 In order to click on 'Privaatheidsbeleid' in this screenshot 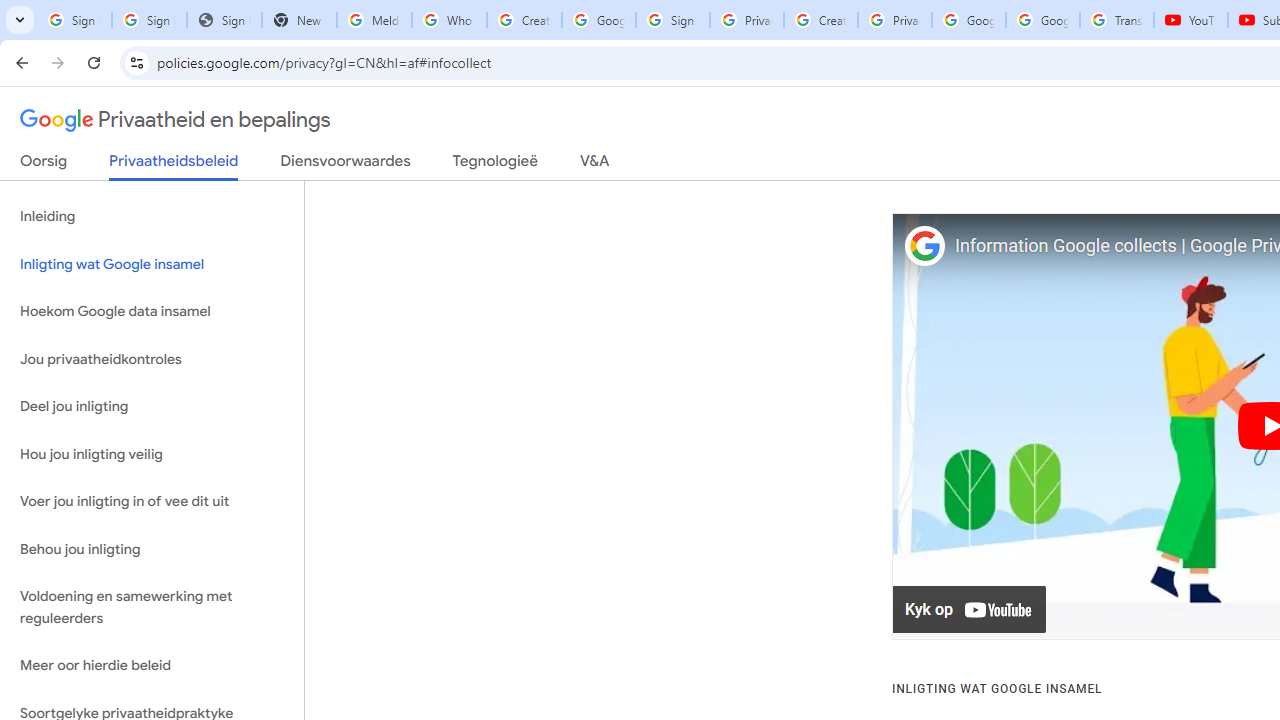, I will do `click(174, 165)`.